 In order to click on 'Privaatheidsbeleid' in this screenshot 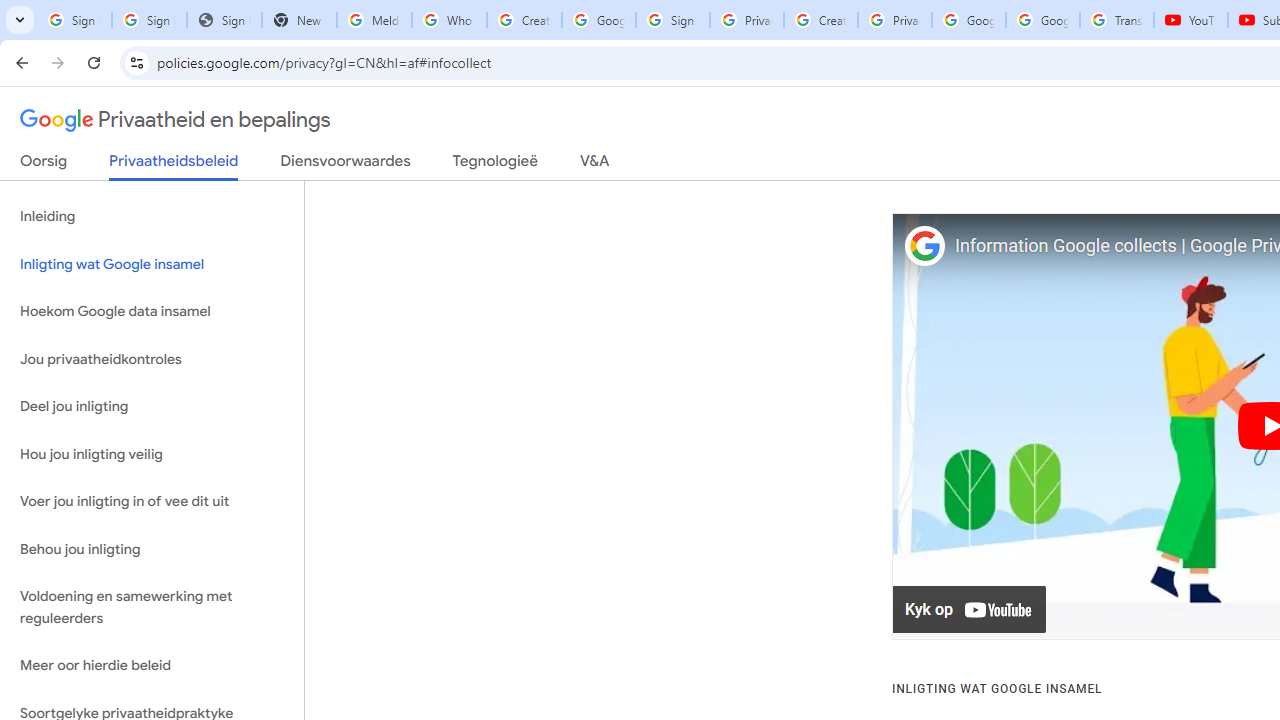, I will do `click(174, 165)`.